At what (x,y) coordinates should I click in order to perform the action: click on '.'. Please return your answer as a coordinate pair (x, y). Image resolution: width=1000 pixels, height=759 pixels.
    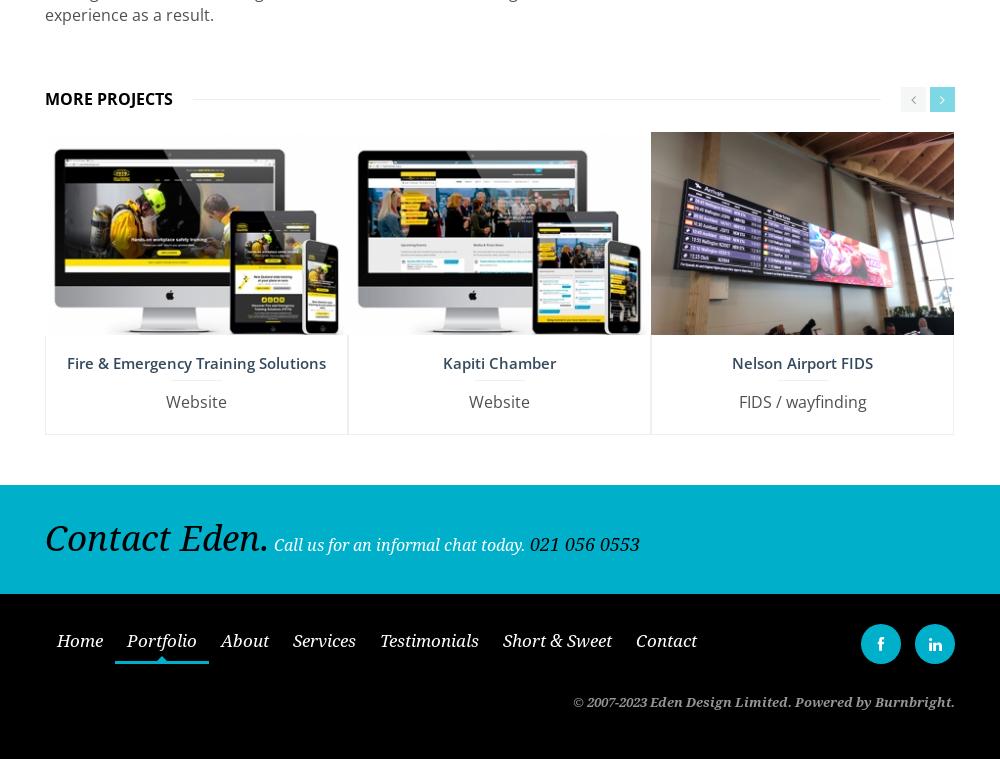
    Looking at the image, I should click on (952, 694).